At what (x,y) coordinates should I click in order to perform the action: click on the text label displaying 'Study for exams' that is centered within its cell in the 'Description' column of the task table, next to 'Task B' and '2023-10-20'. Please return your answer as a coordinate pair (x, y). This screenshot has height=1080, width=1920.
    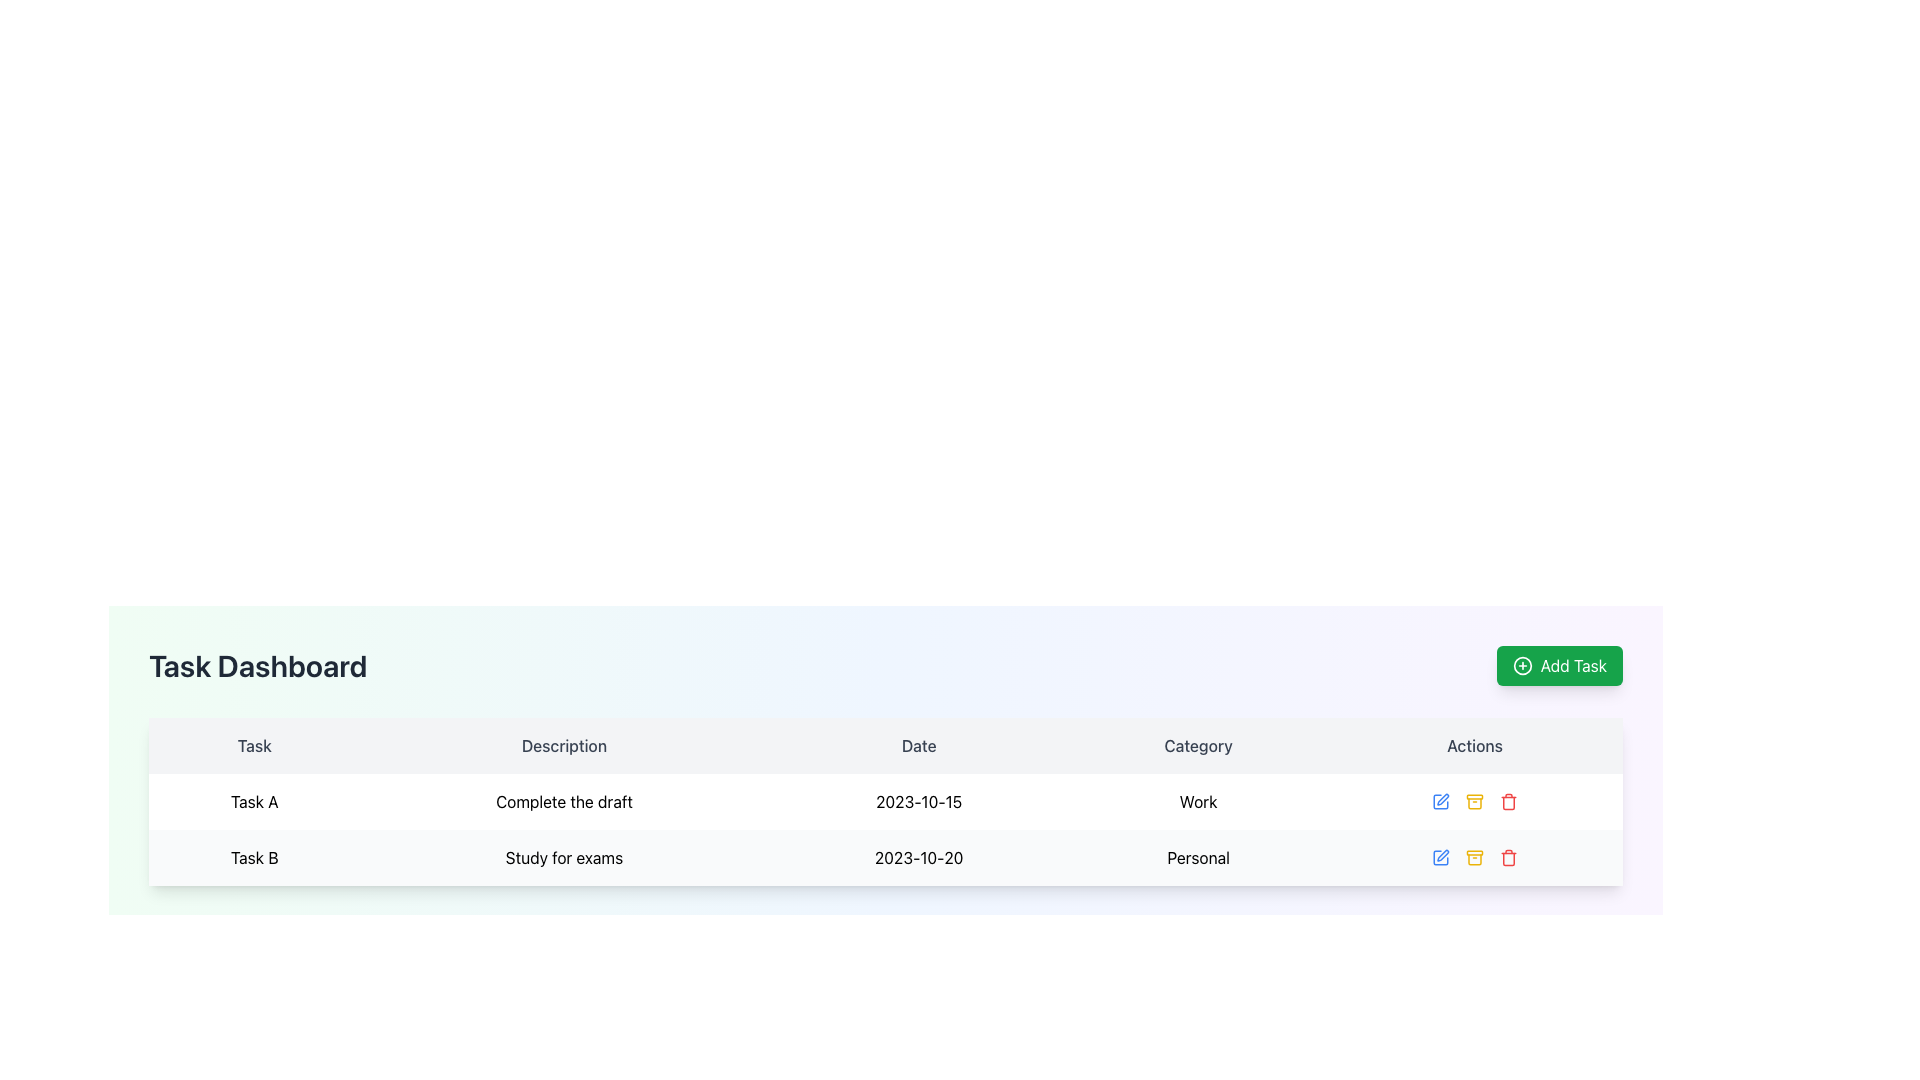
    Looking at the image, I should click on (563, 856).